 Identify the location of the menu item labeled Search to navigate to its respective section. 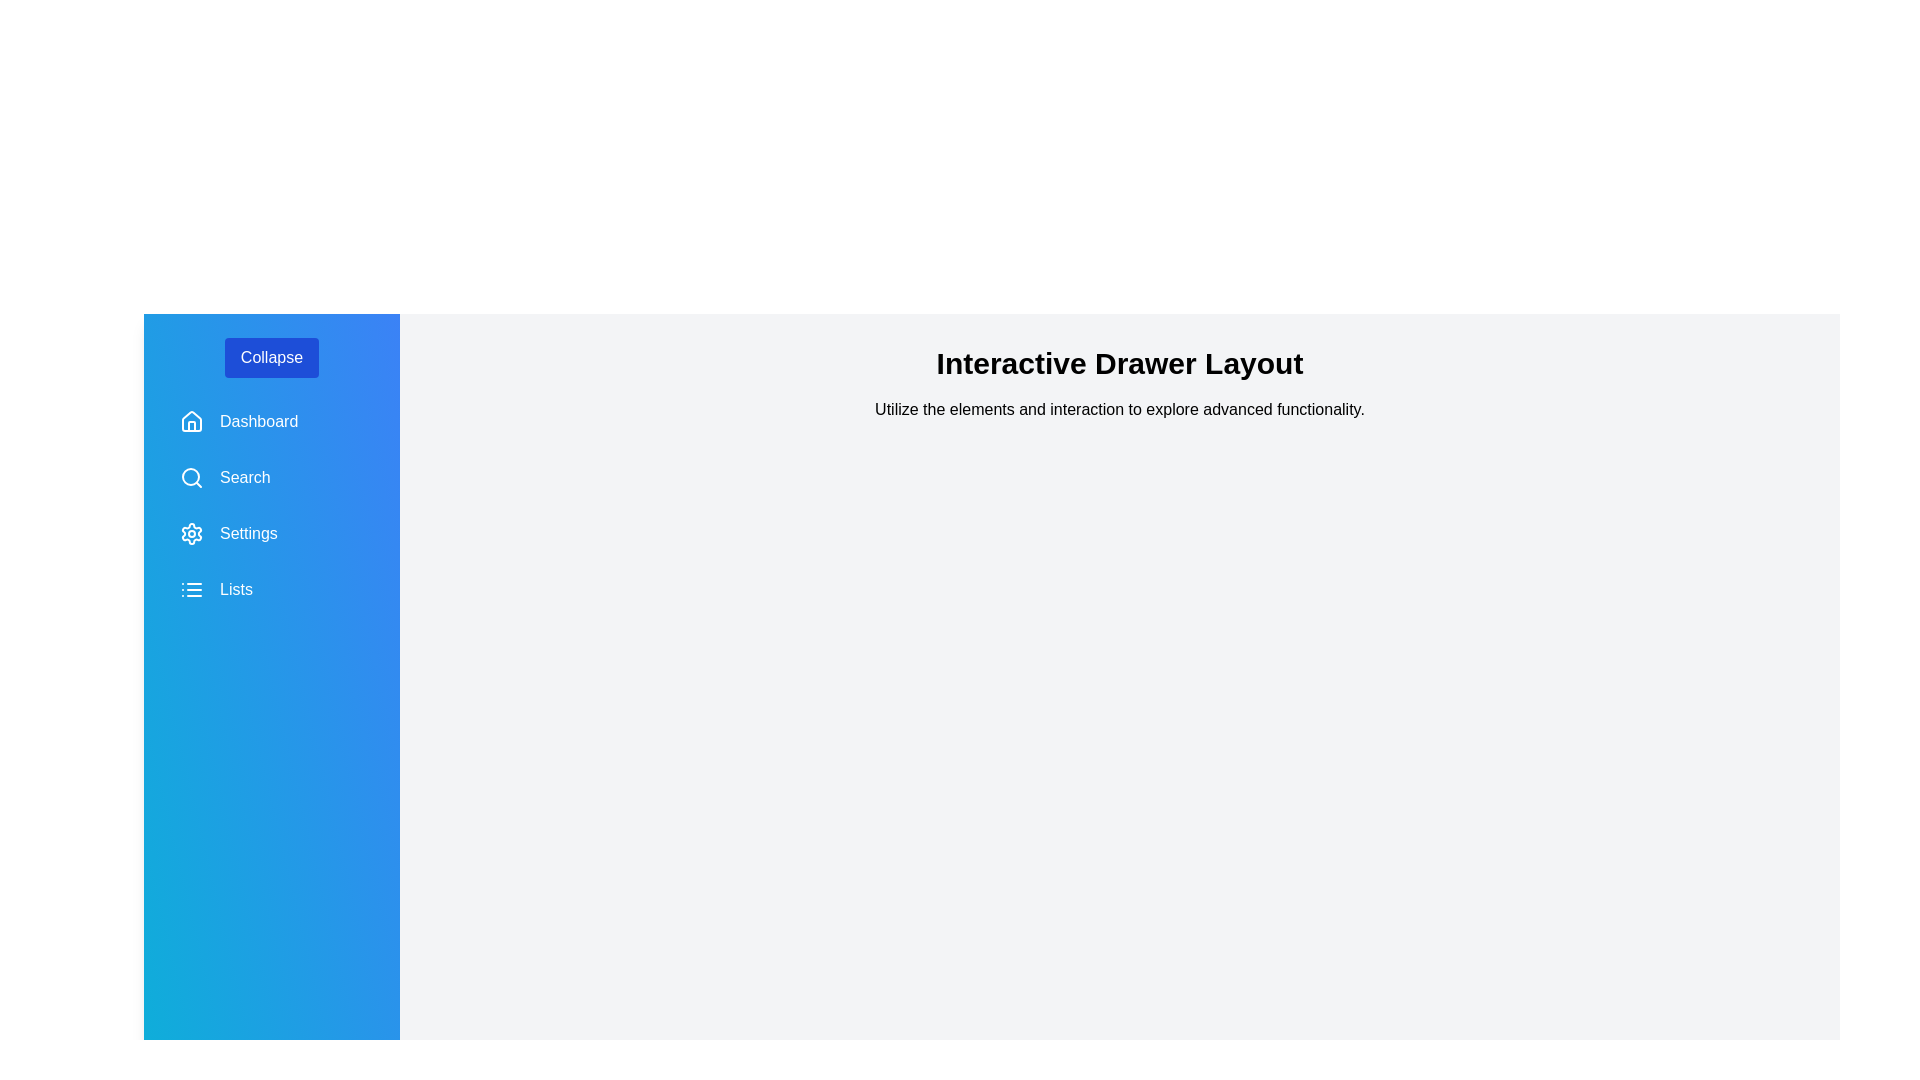
(271, 478).